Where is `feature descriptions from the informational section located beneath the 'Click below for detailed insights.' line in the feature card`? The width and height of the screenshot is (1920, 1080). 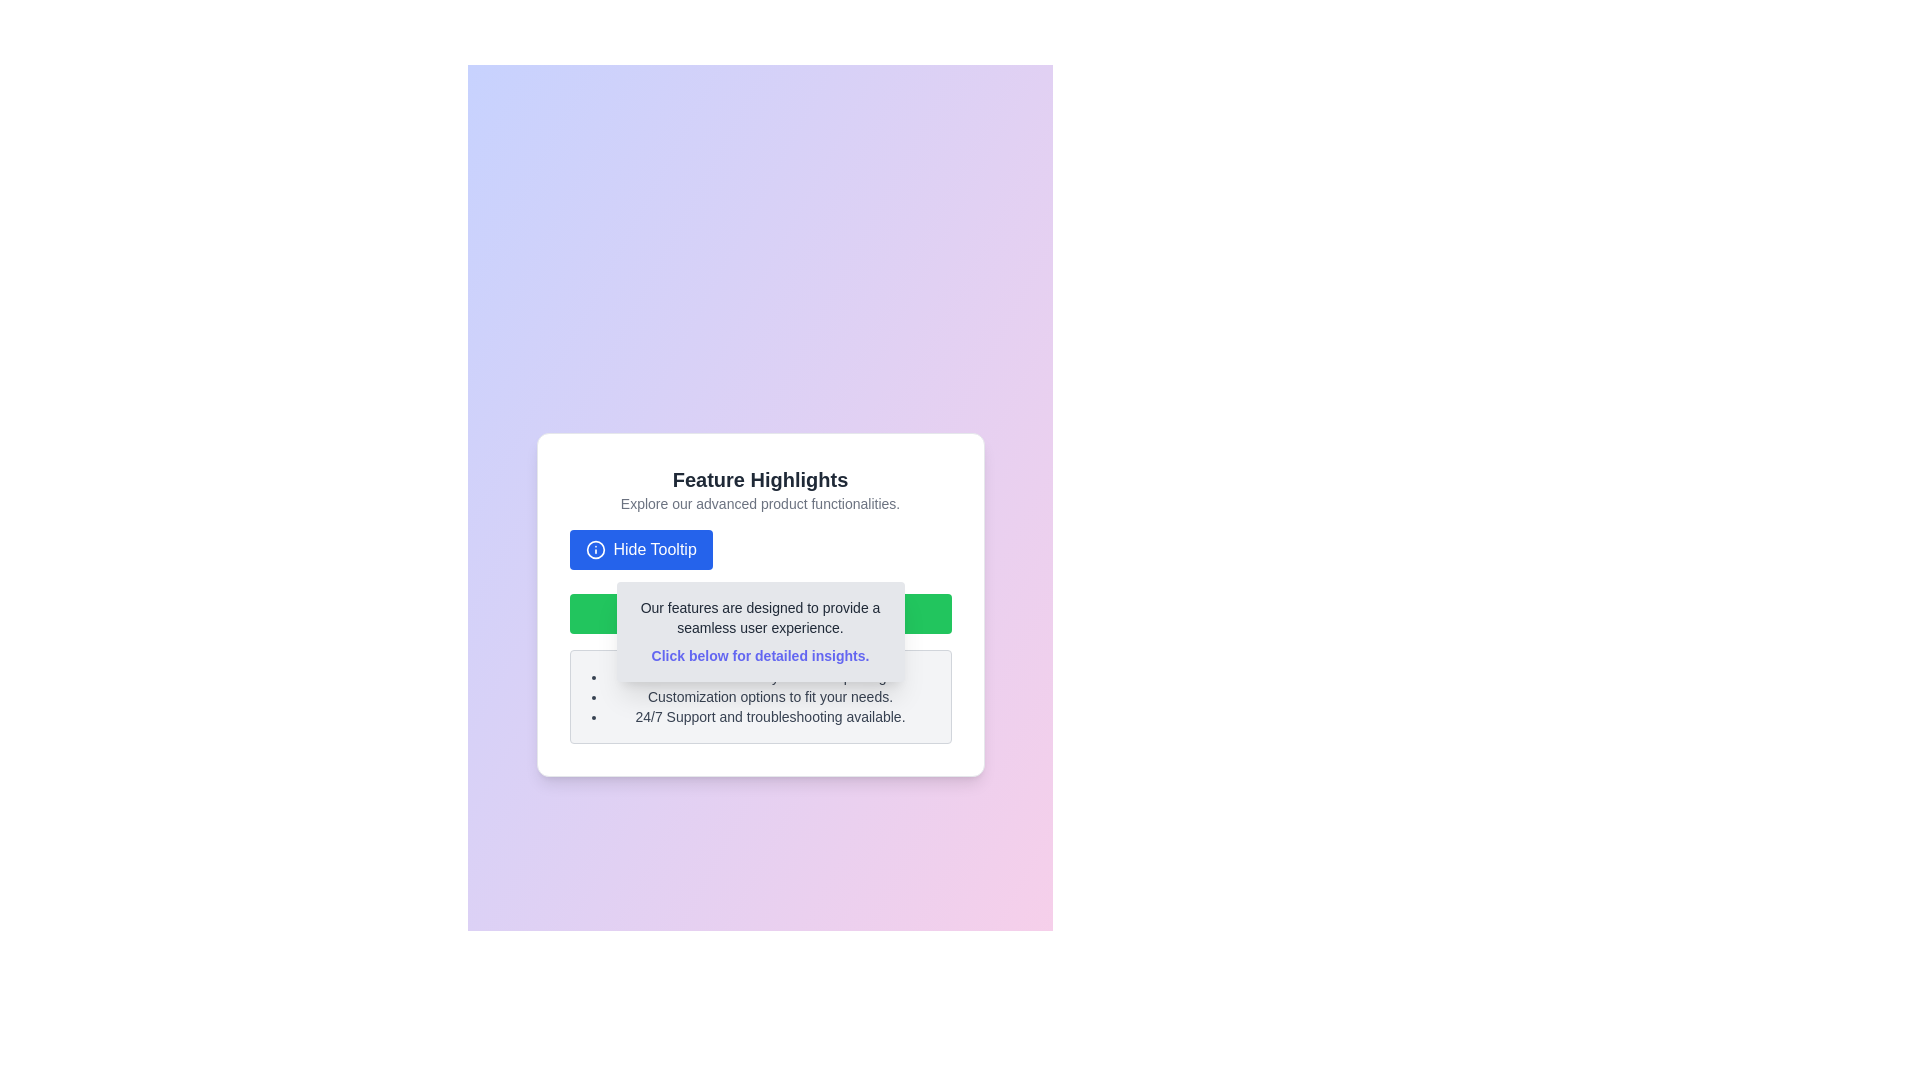 feature descriptions from the informational section located beneath the 'Click below for detailed insights.' line in the feature card is located at coordinates (759, 668).